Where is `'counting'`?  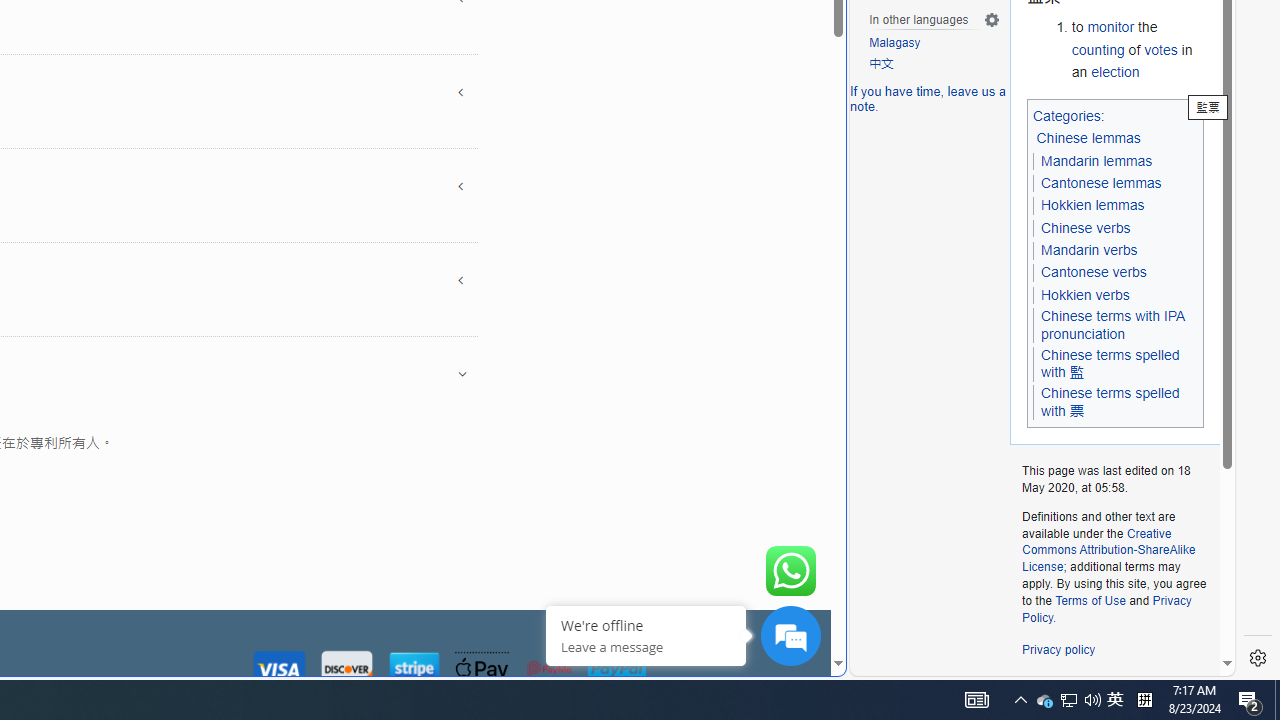 'counting' is located at coordinates (1097, 48).